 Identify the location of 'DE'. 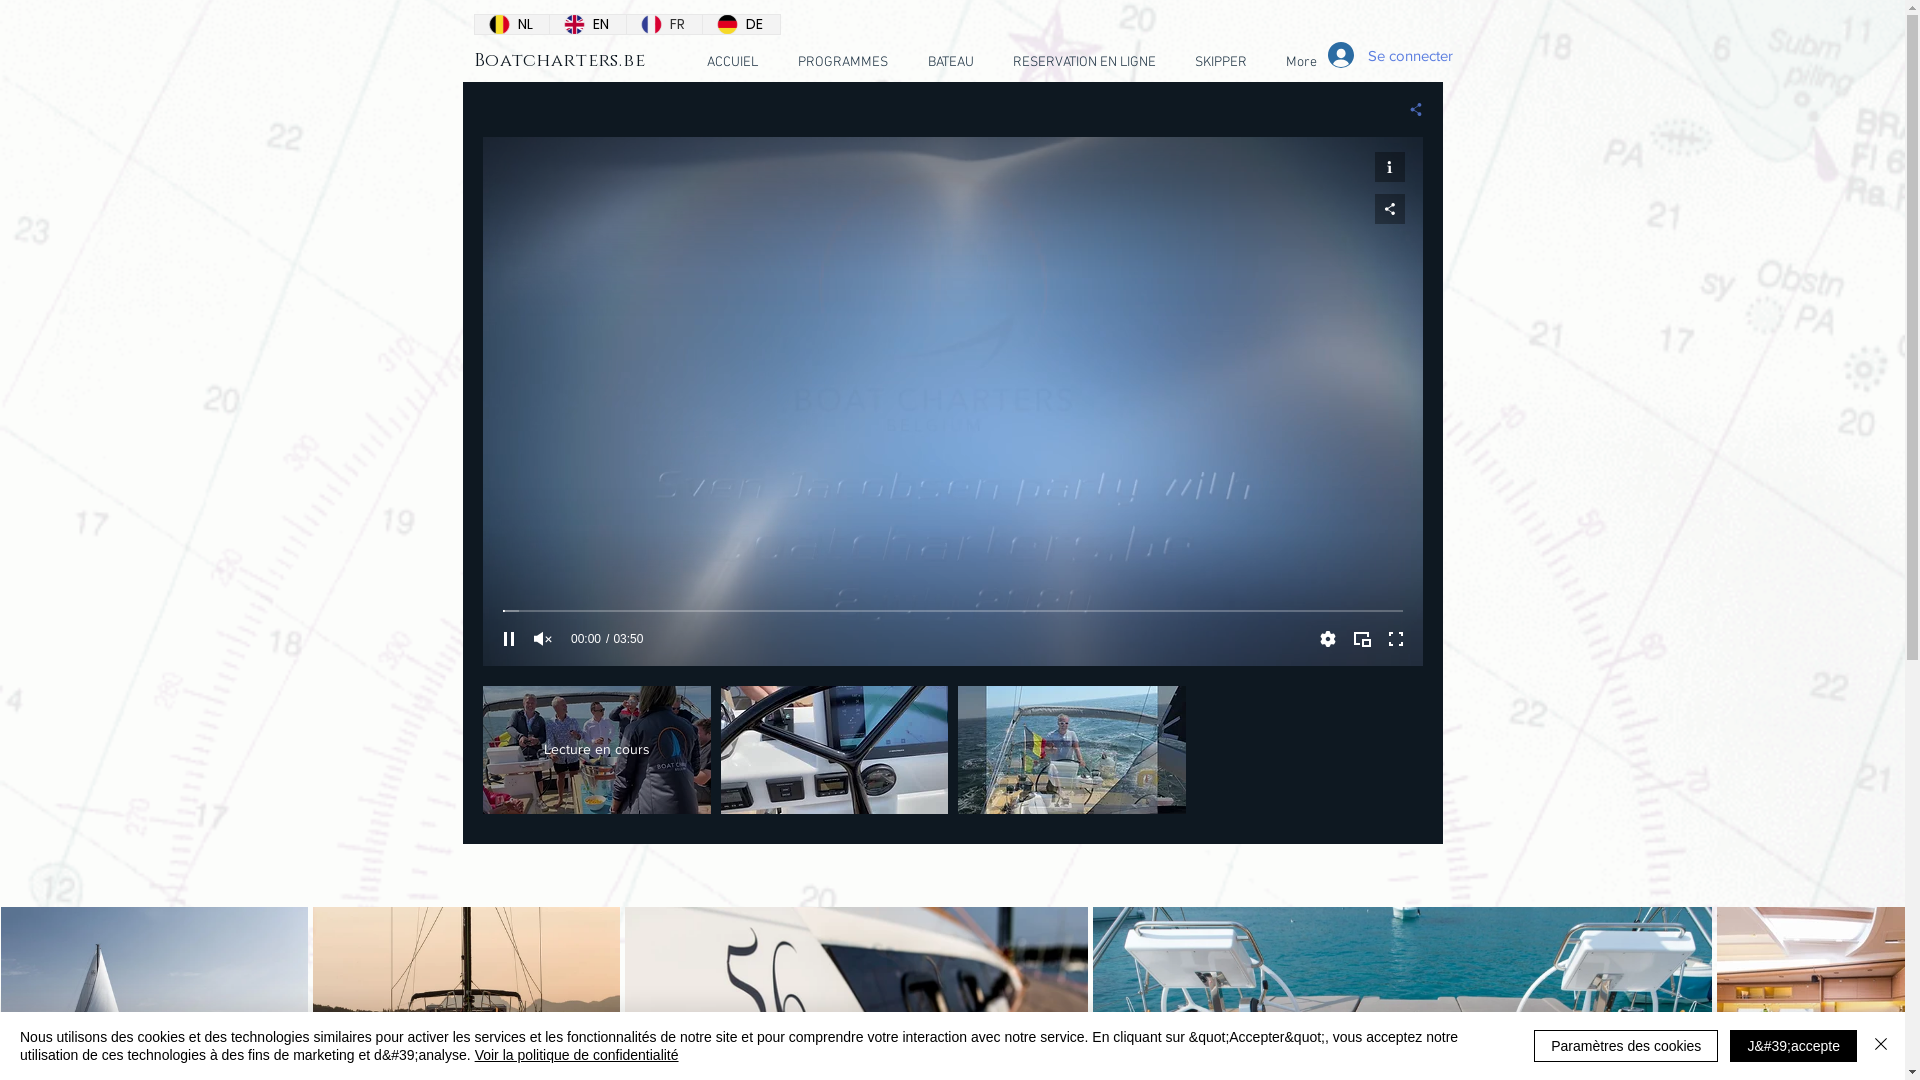
(701, 24).